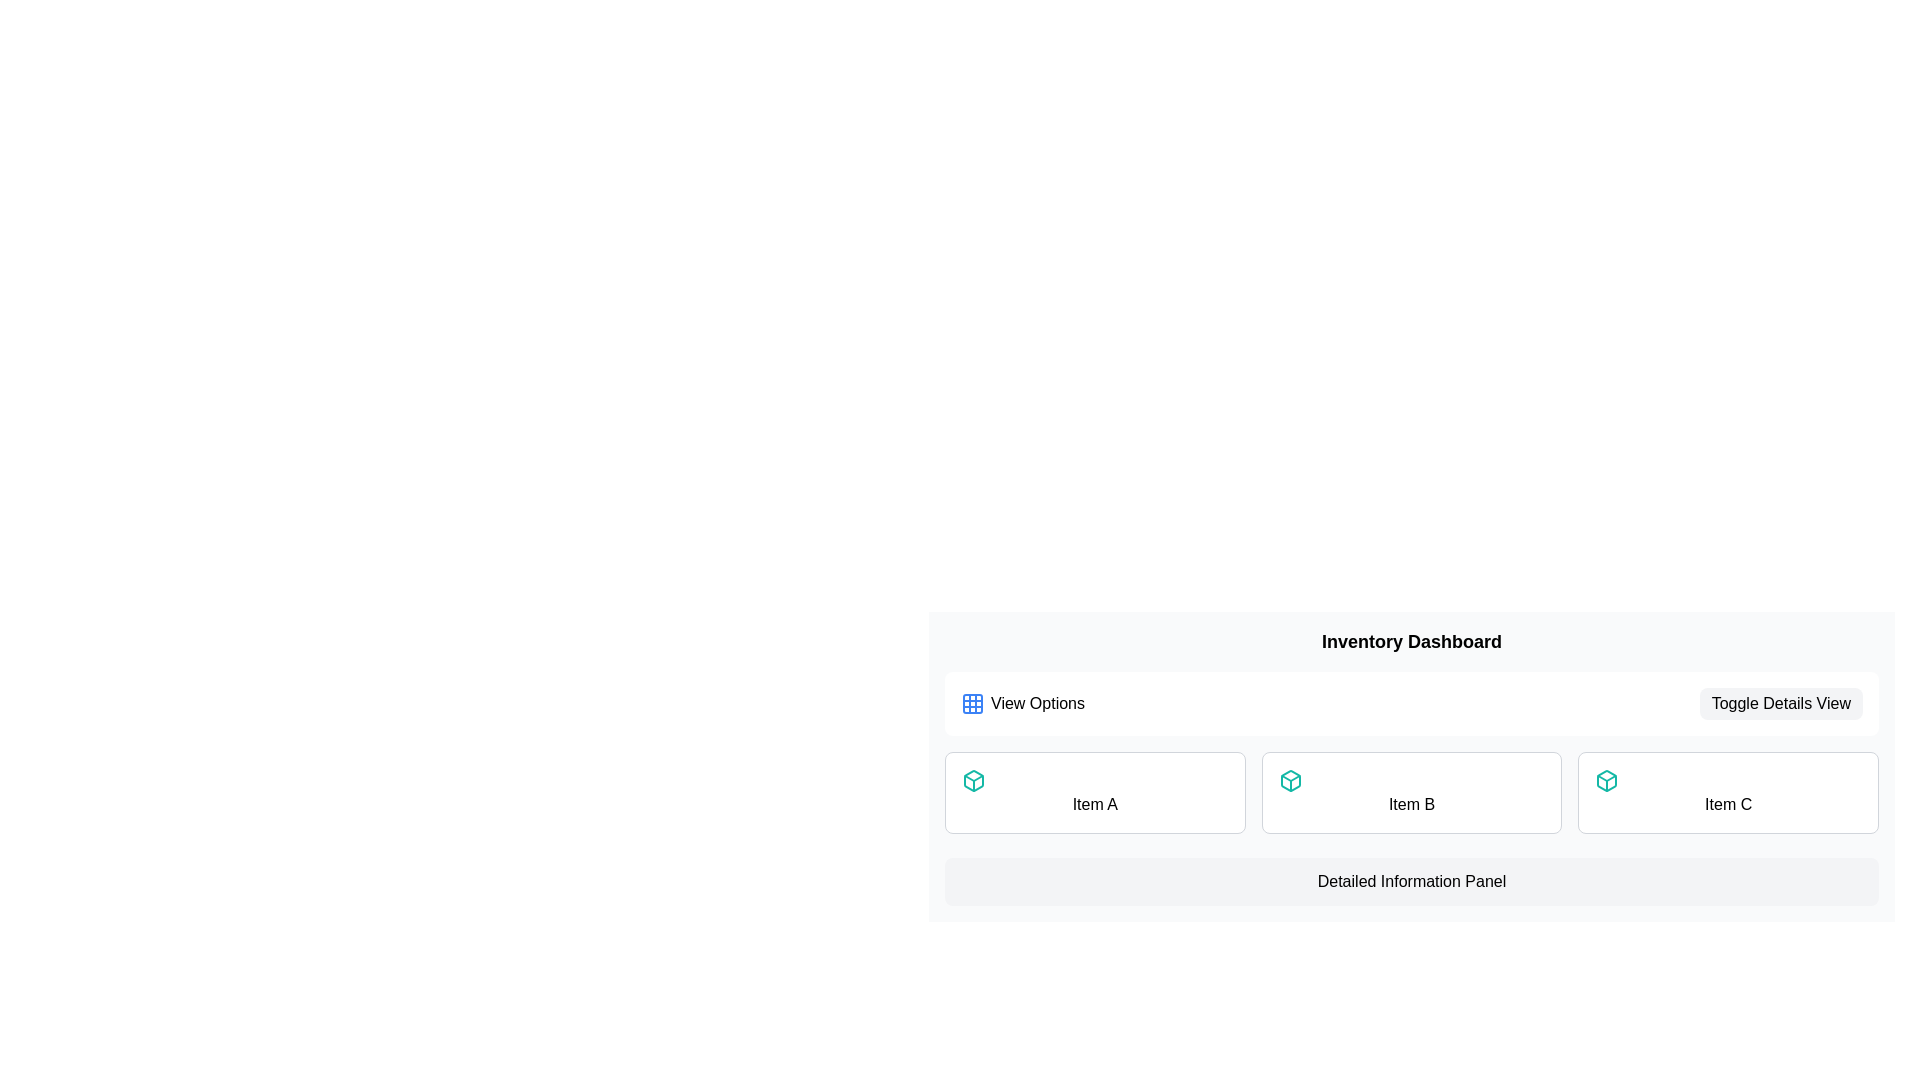 This screenshot has width=1920, height=1080. Describe the element at coordinates (974, 779) in the screenshot. I see `the teal outlined icon representing a 3D box-like structure located beneath the caption 'Item A' on the main dashboard interface` at that location.